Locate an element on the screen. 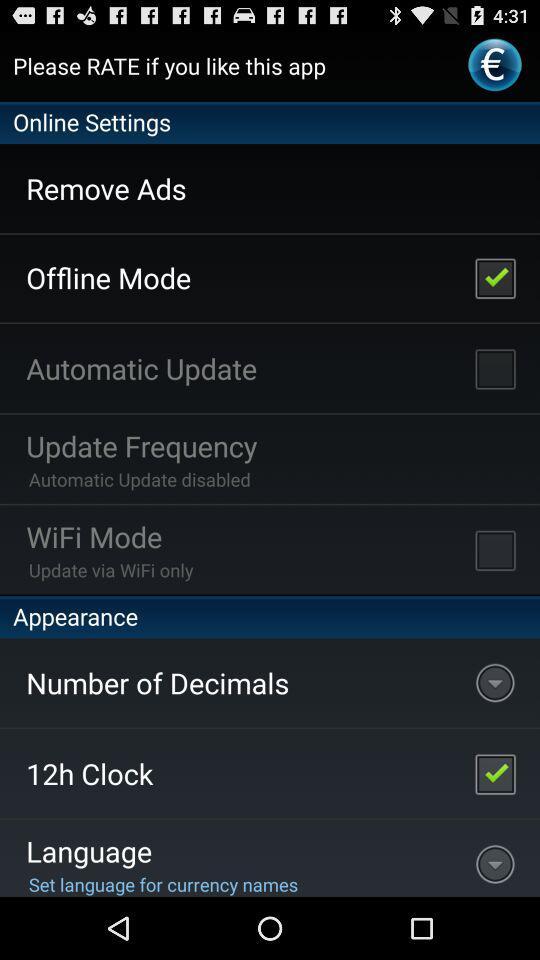 The image size is (540, 960). unmark the slected option is located at coordinates (494, 276).